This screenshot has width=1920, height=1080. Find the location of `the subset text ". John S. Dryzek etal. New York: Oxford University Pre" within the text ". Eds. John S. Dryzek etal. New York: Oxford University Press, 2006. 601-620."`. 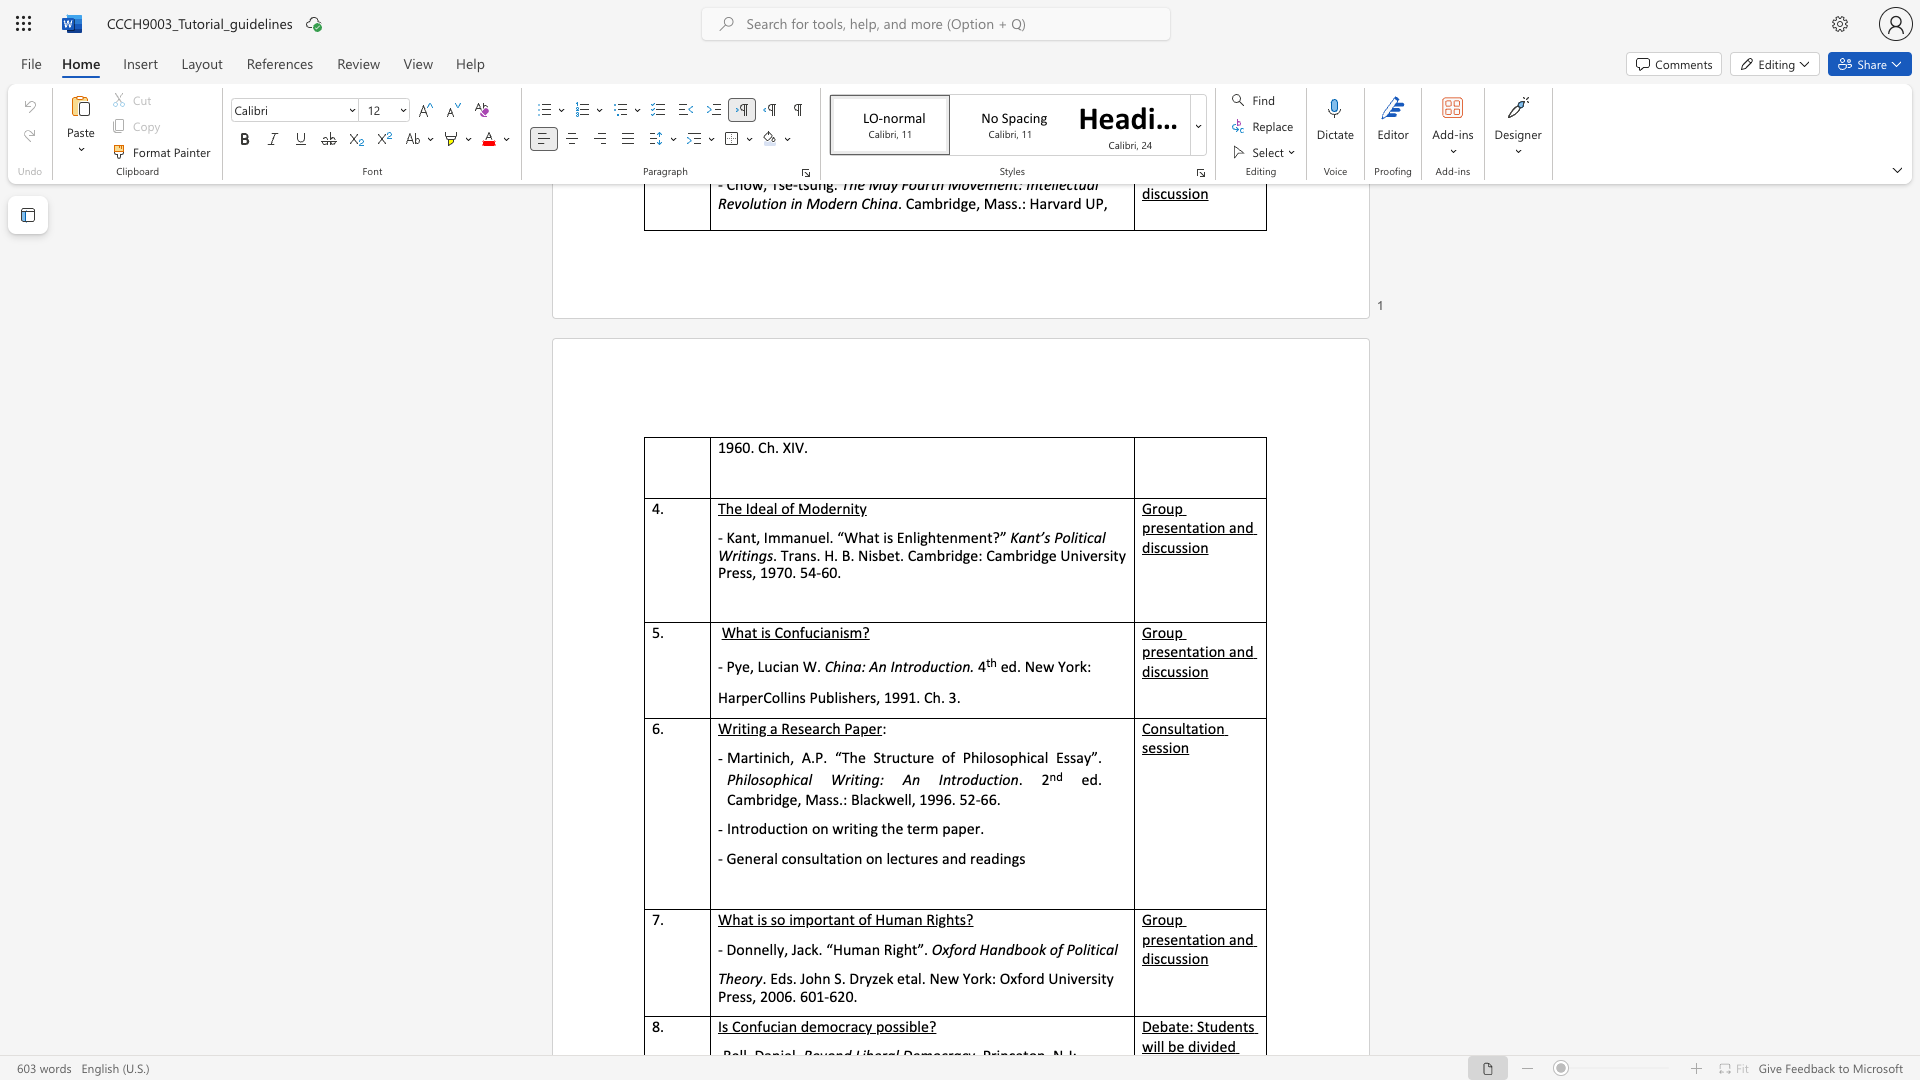

the subset text ". John S. Dryzek etal. New York: Oxford University Pre" within the text ". Eds. John S. Dryzek etal. New York: Oxford University Press, 2006. 601-620." is located at coordinates (791, 977).